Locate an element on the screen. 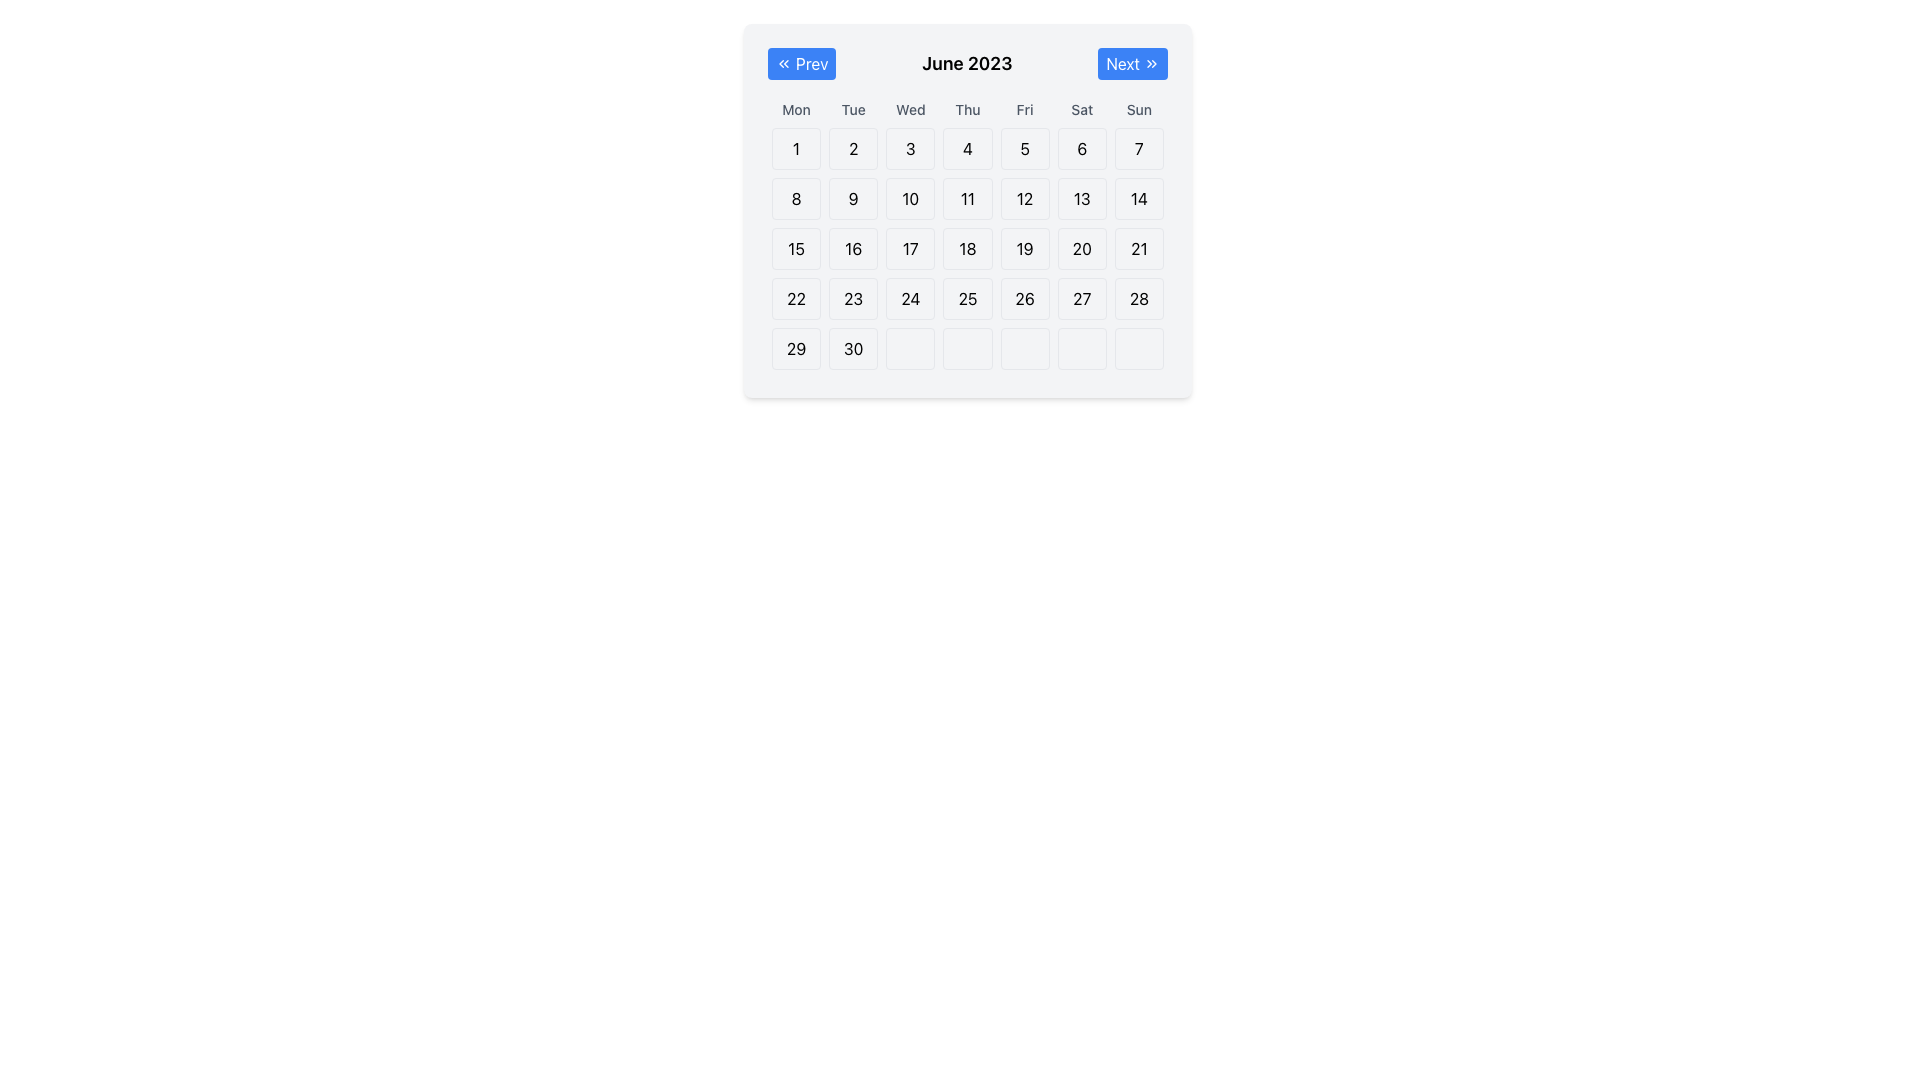  the button representing the date '6' in the current month's calendar view is located at coordinates (1081, 148).